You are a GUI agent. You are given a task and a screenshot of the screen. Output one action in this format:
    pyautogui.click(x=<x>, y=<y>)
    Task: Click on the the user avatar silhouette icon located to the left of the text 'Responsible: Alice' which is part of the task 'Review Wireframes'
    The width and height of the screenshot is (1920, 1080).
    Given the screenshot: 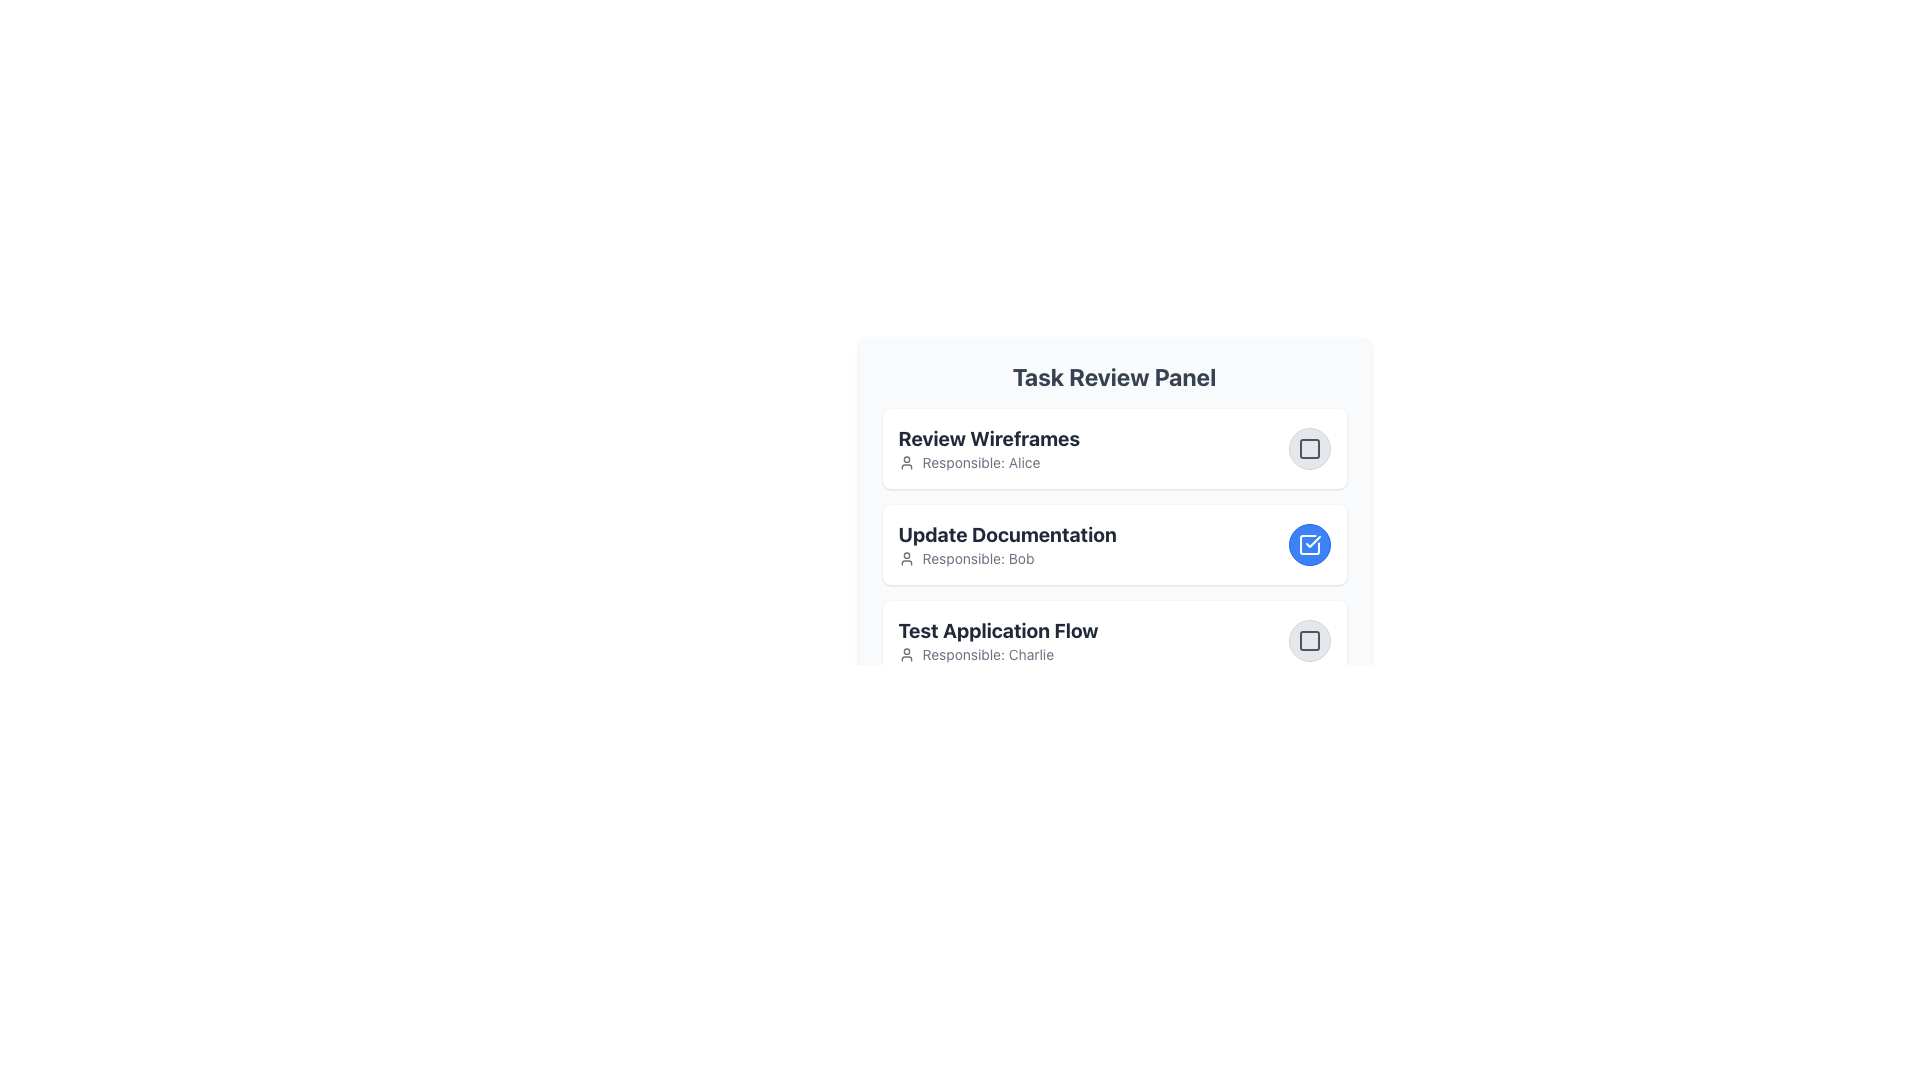 What is the action you would take?
    pyautogui.click(x=905, y=462)
    